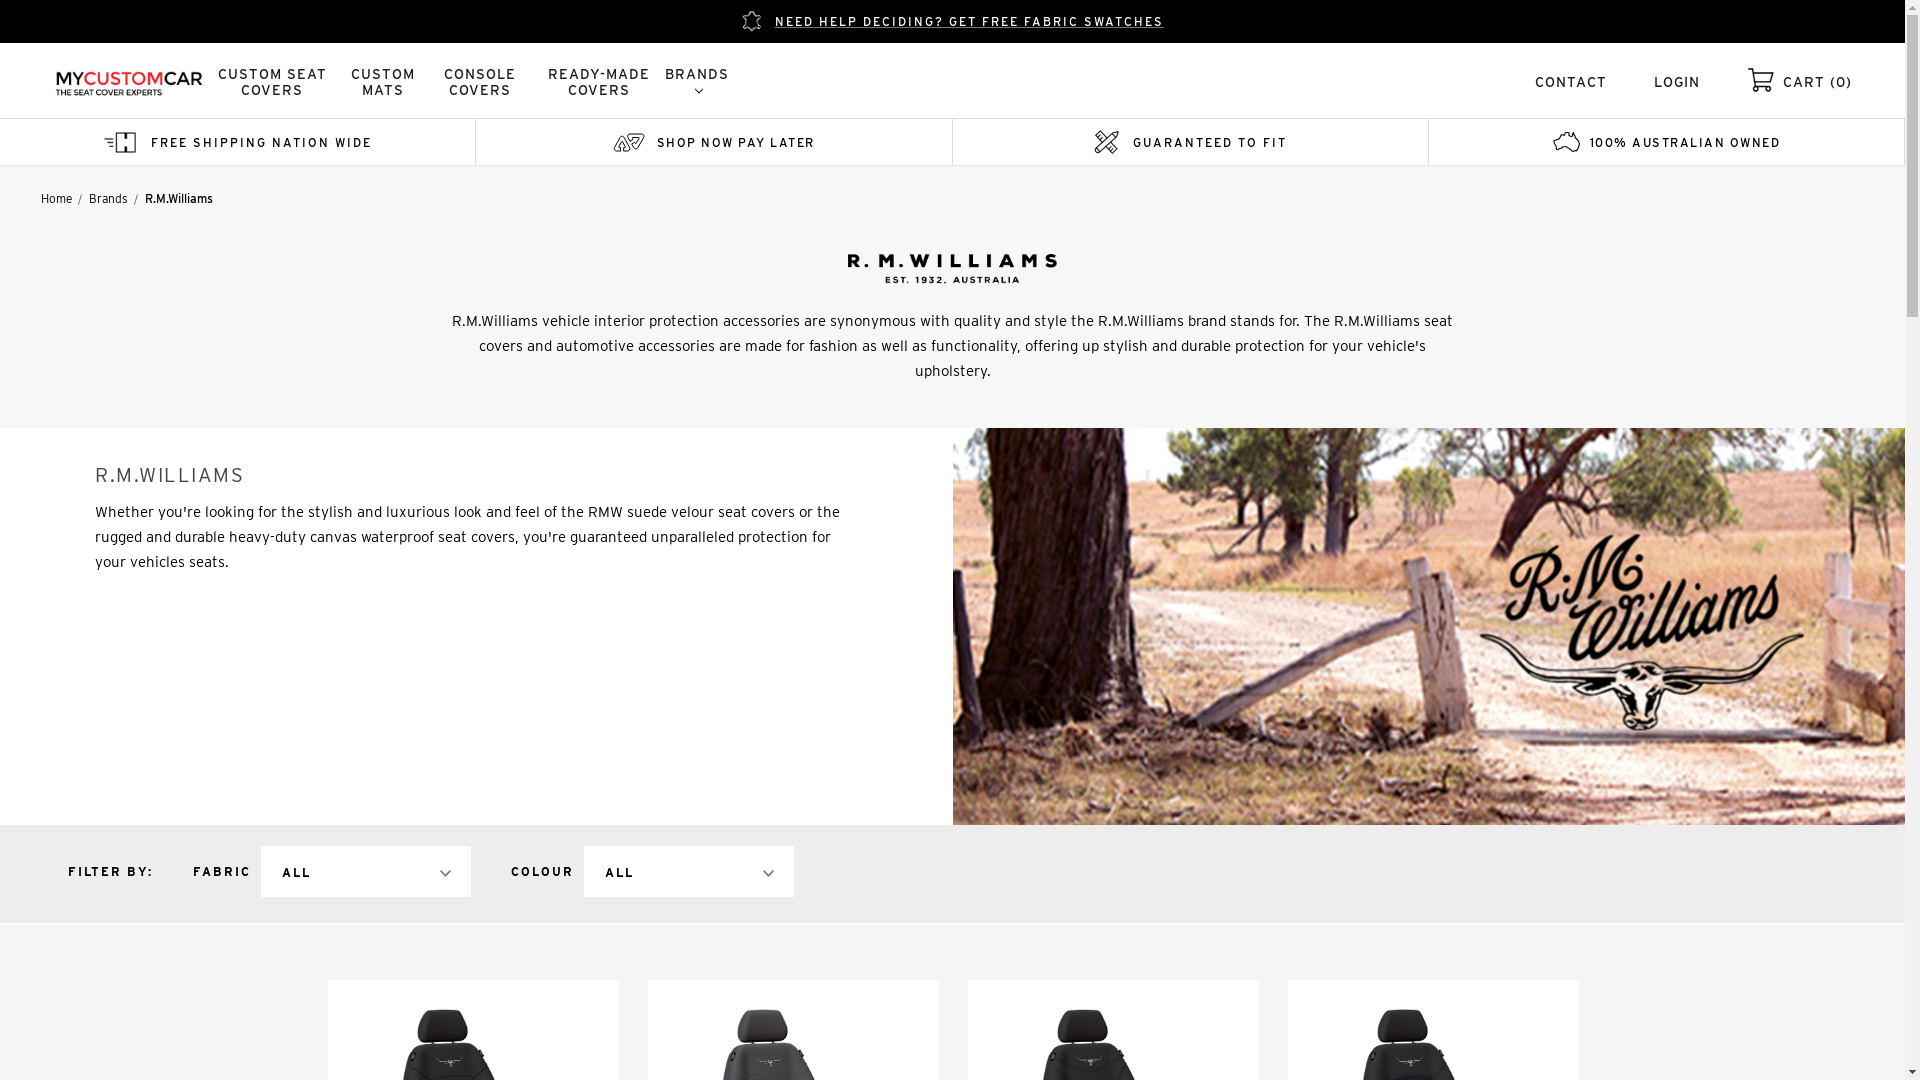 The height and width of the screenshot is (1080, 1920). I want to click on 'LOGIN', so click(1676, 80).